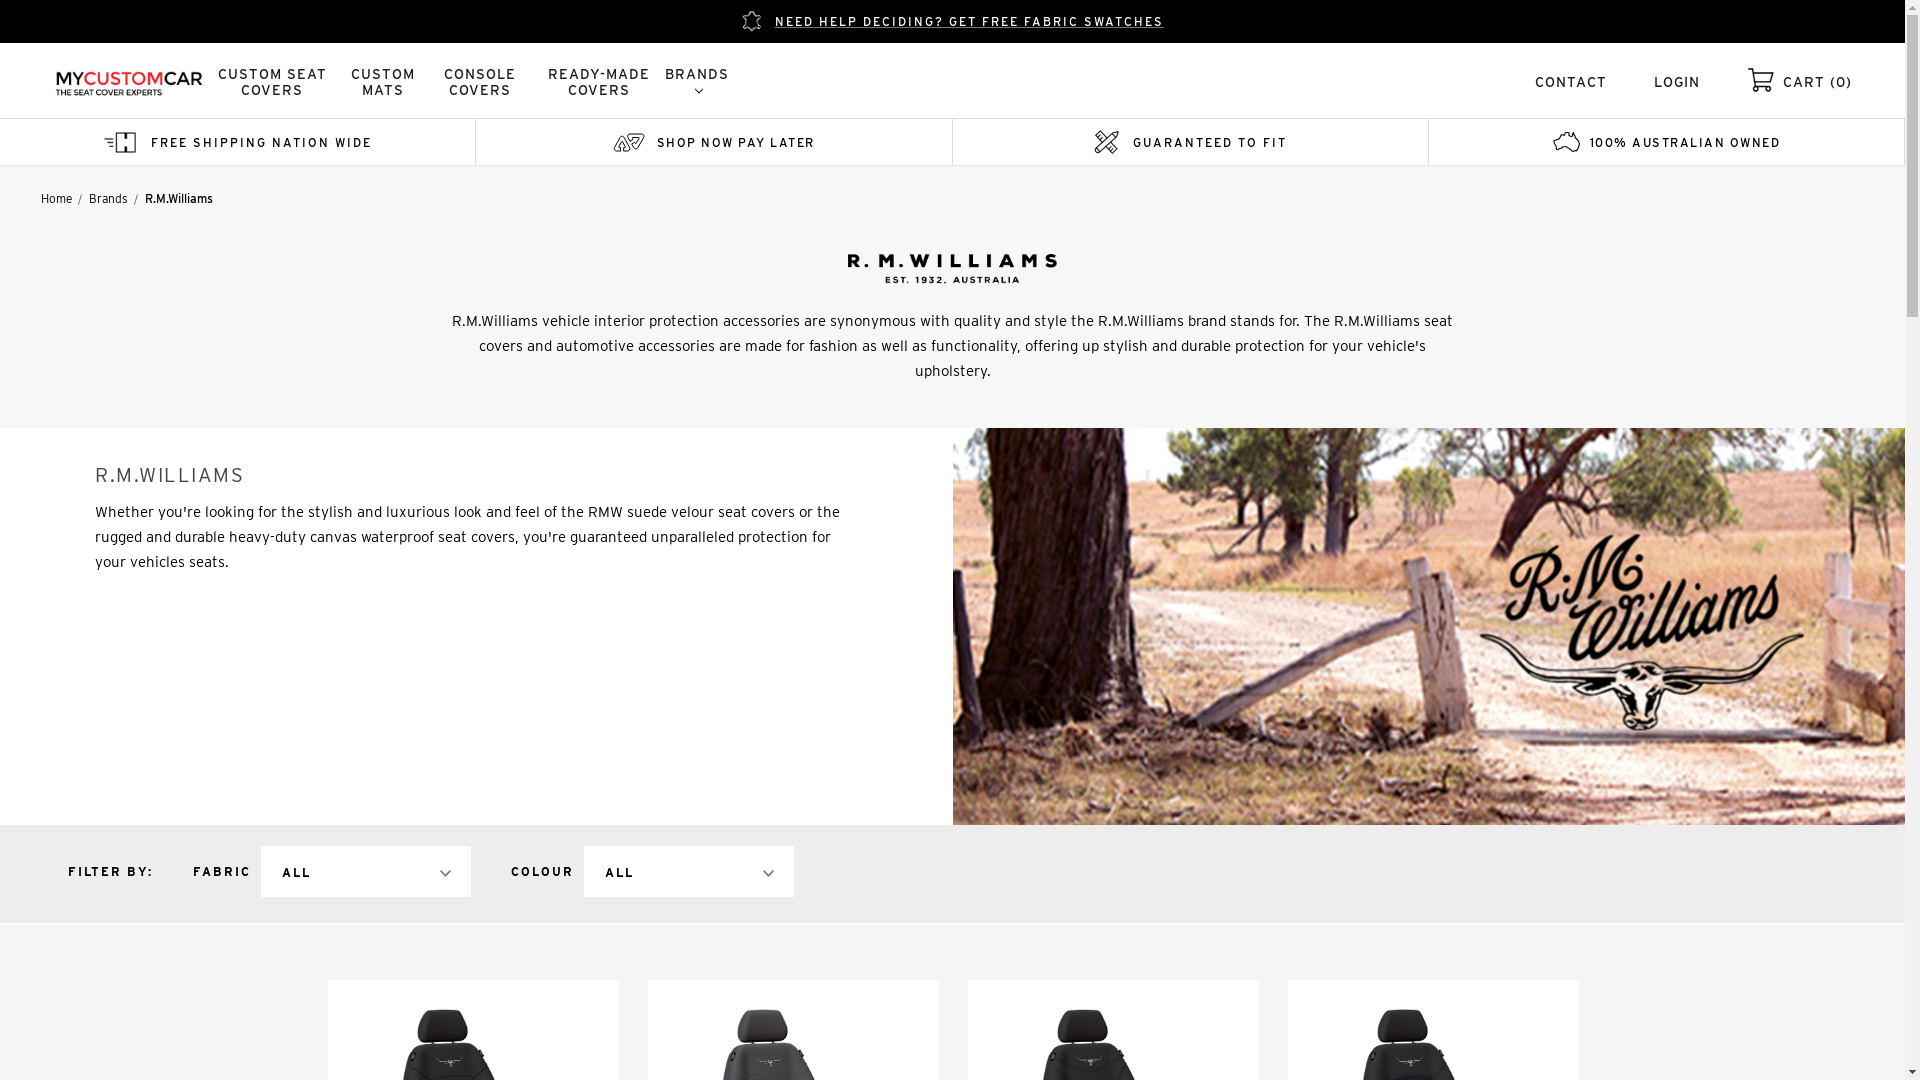 The height and width of the screenshot is (1080, 1920). I want to click on 'LOGIN', so click(1676, 80).